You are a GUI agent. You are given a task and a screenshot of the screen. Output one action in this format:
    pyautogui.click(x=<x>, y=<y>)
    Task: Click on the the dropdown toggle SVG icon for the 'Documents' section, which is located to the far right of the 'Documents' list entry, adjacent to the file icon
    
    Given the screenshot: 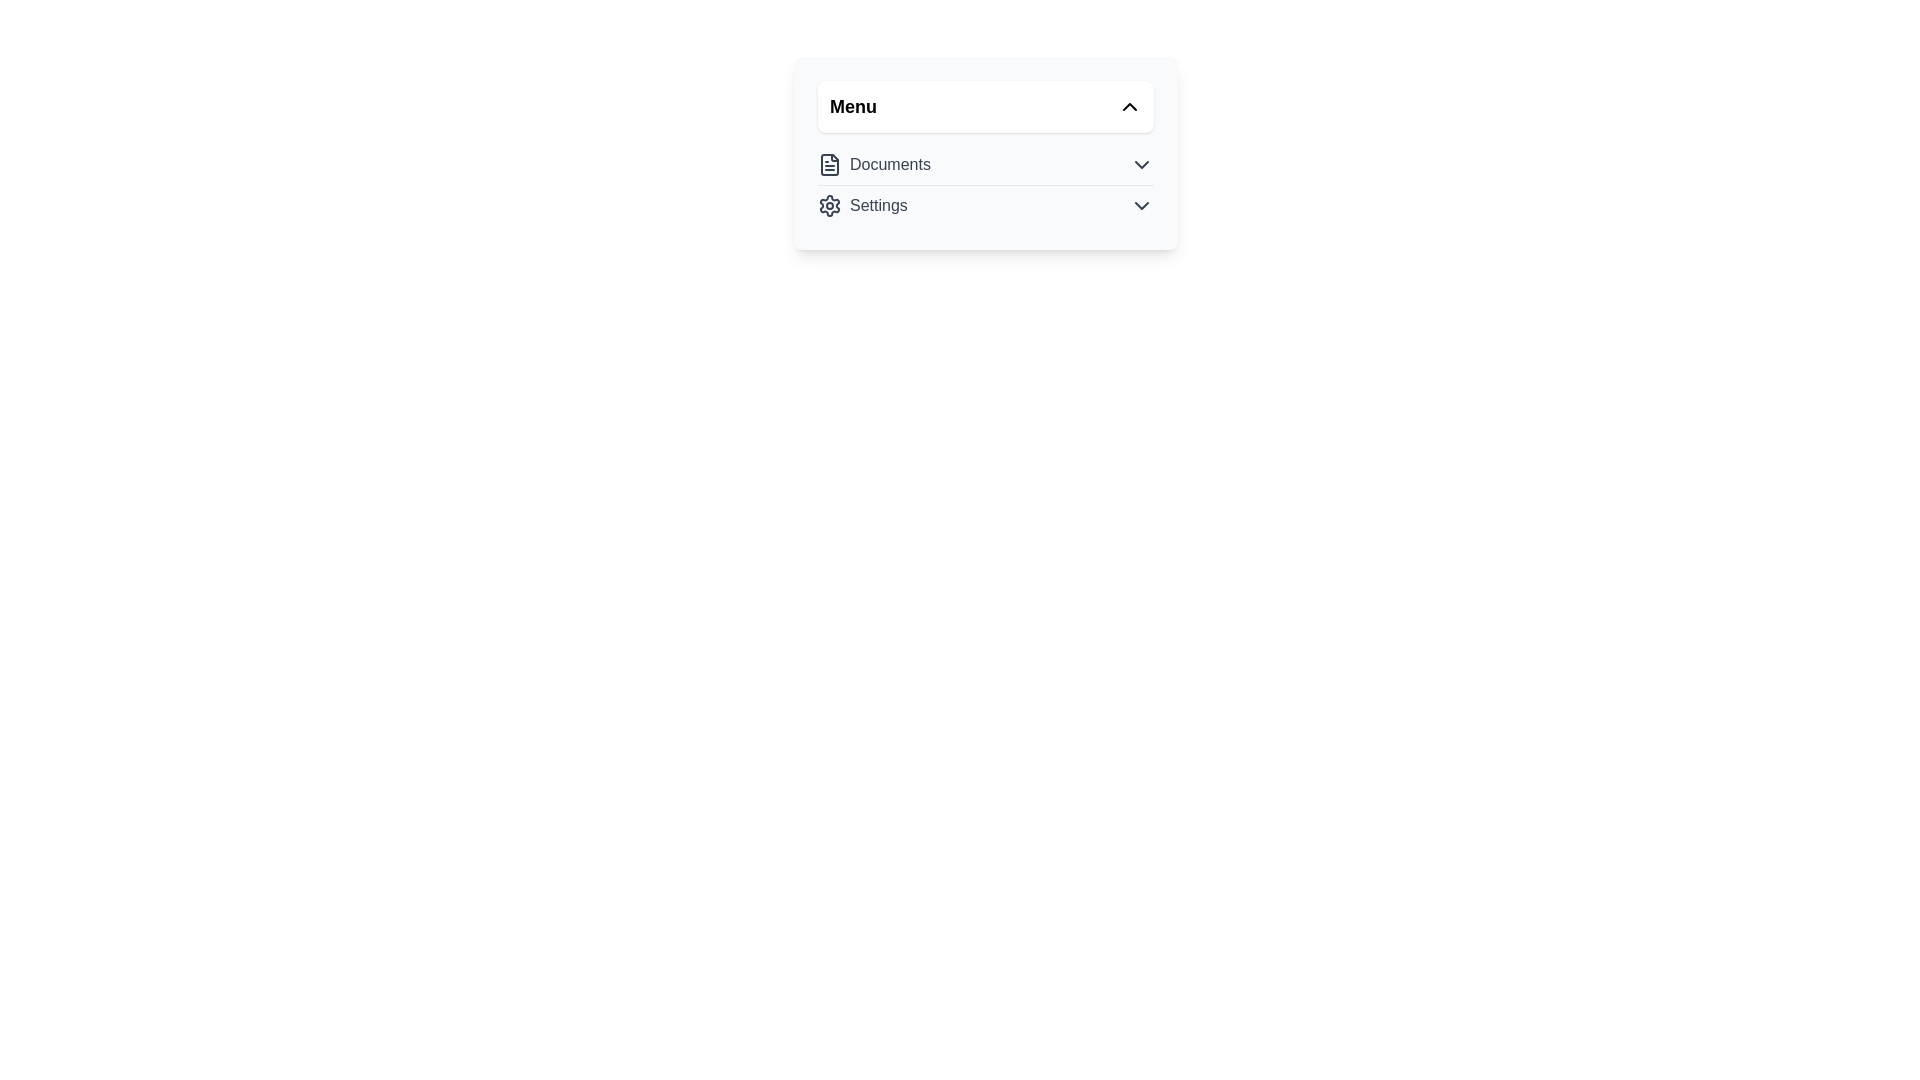 What is the action you would take?
    pyautogui.click(x=1142, y=164)
    